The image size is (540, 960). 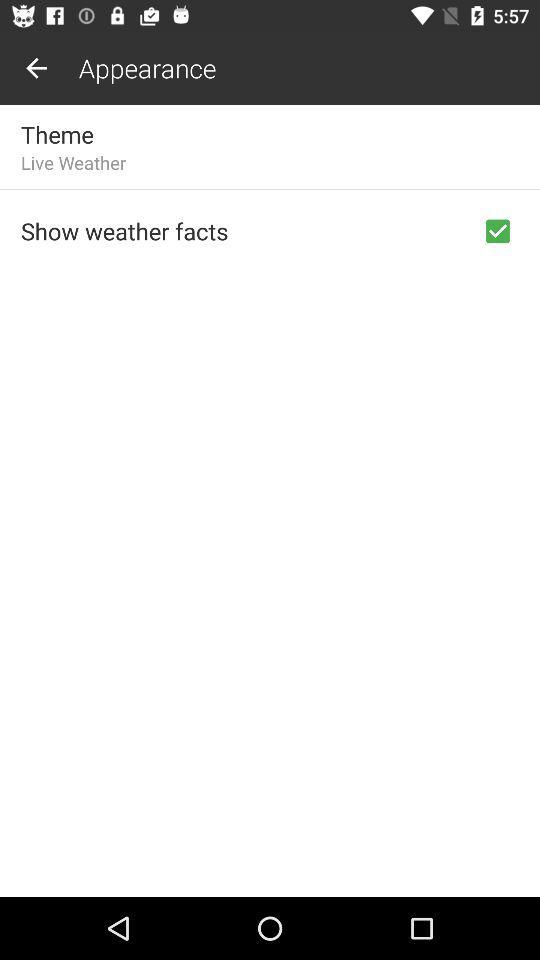 What do you see at coordinates (36, 68) in the screenshot?
I see `the item above the theme item` at bounding box center [36, 68].